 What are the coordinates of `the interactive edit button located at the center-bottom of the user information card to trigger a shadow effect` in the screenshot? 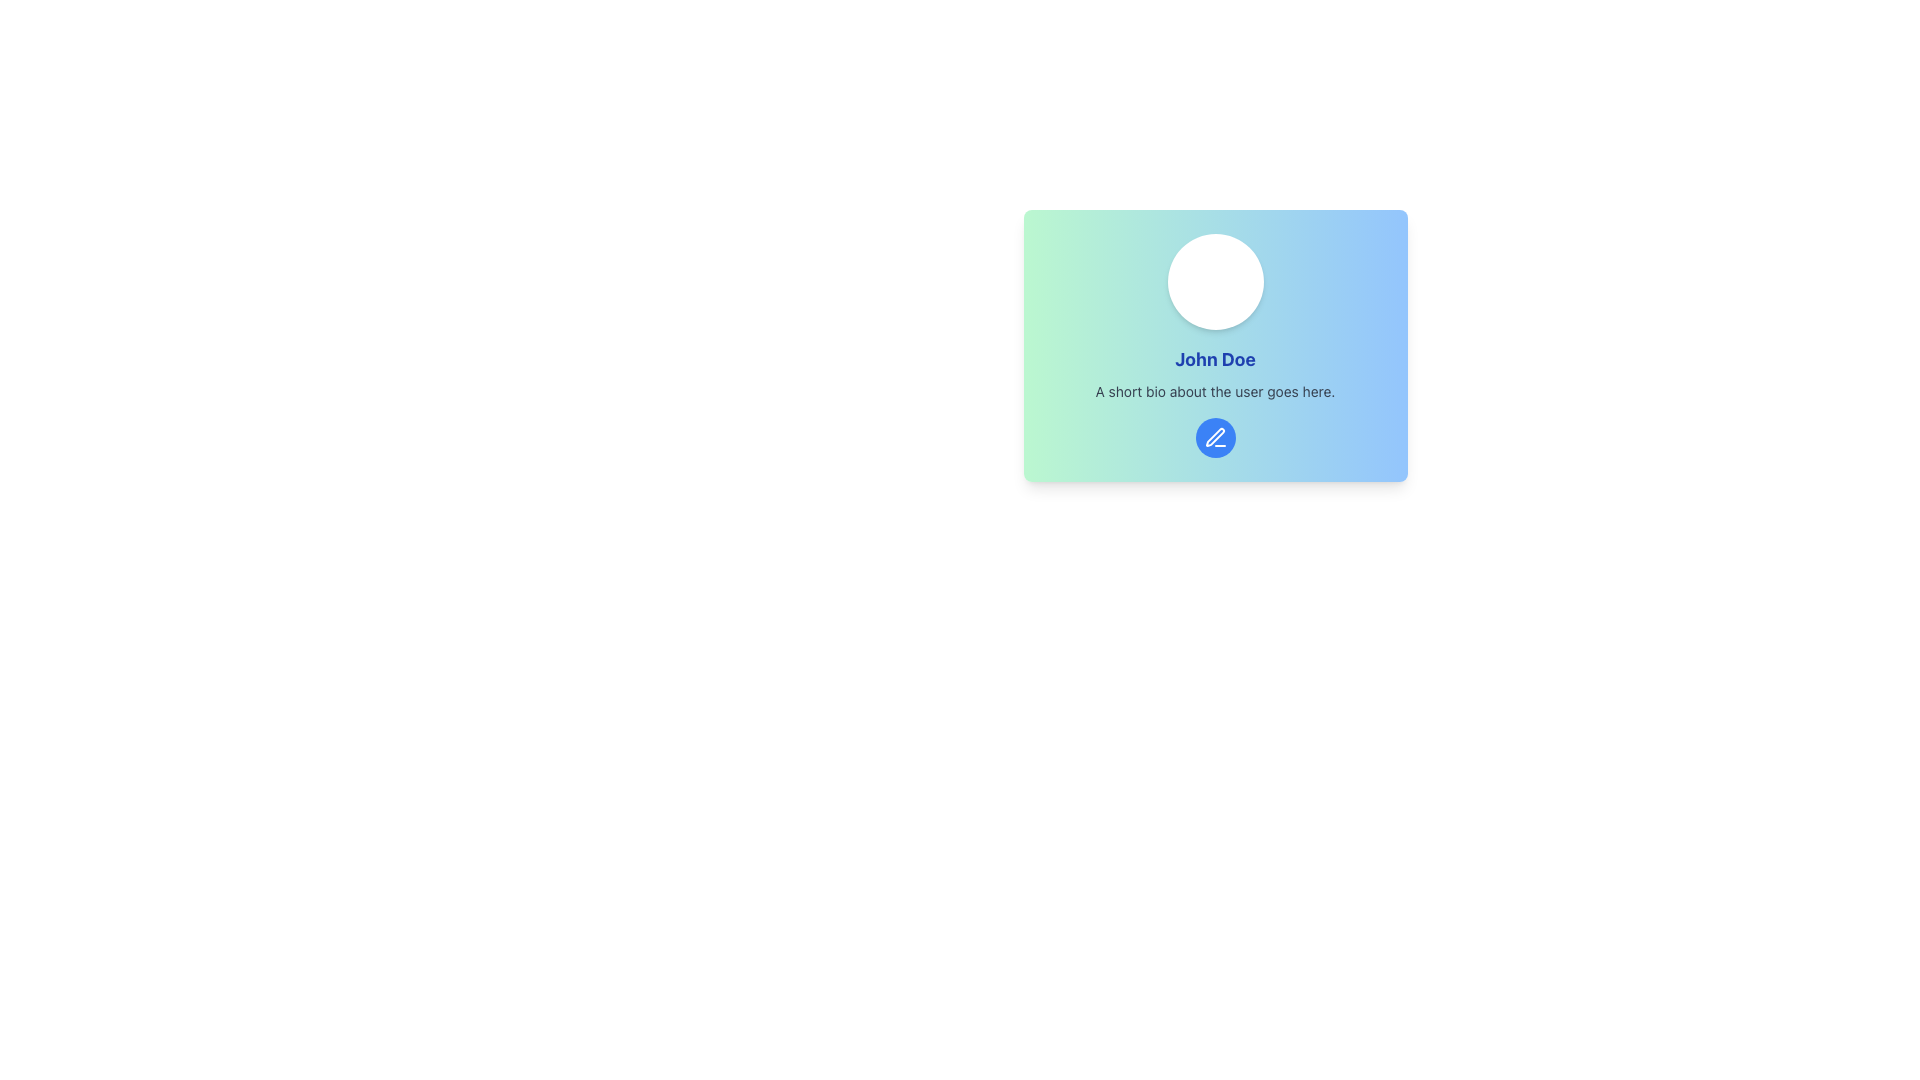 It's located at (1214, 437).